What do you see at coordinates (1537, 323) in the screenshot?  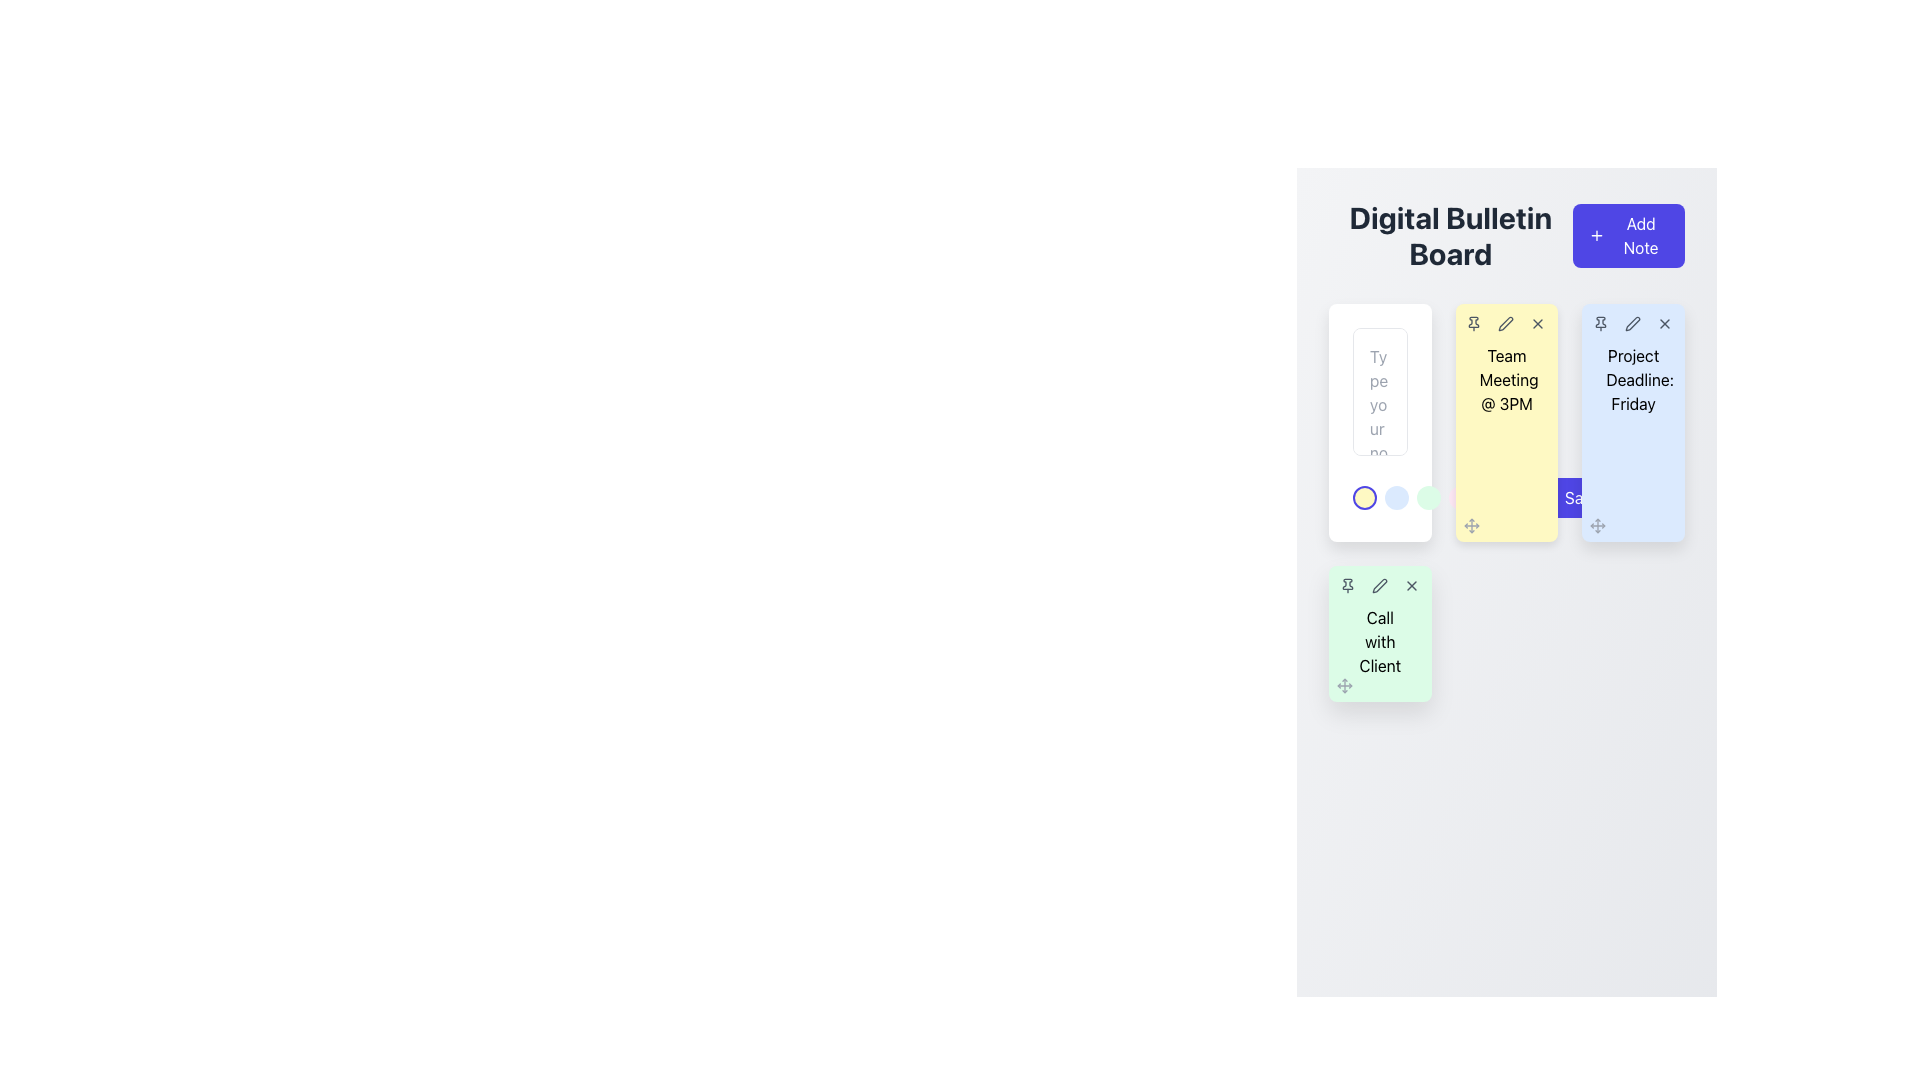 I see `the close button located at the top-right corner of the yellow-colored card titled 'Team Meeting @ 3PM'` at bounding box center [1537, 323].